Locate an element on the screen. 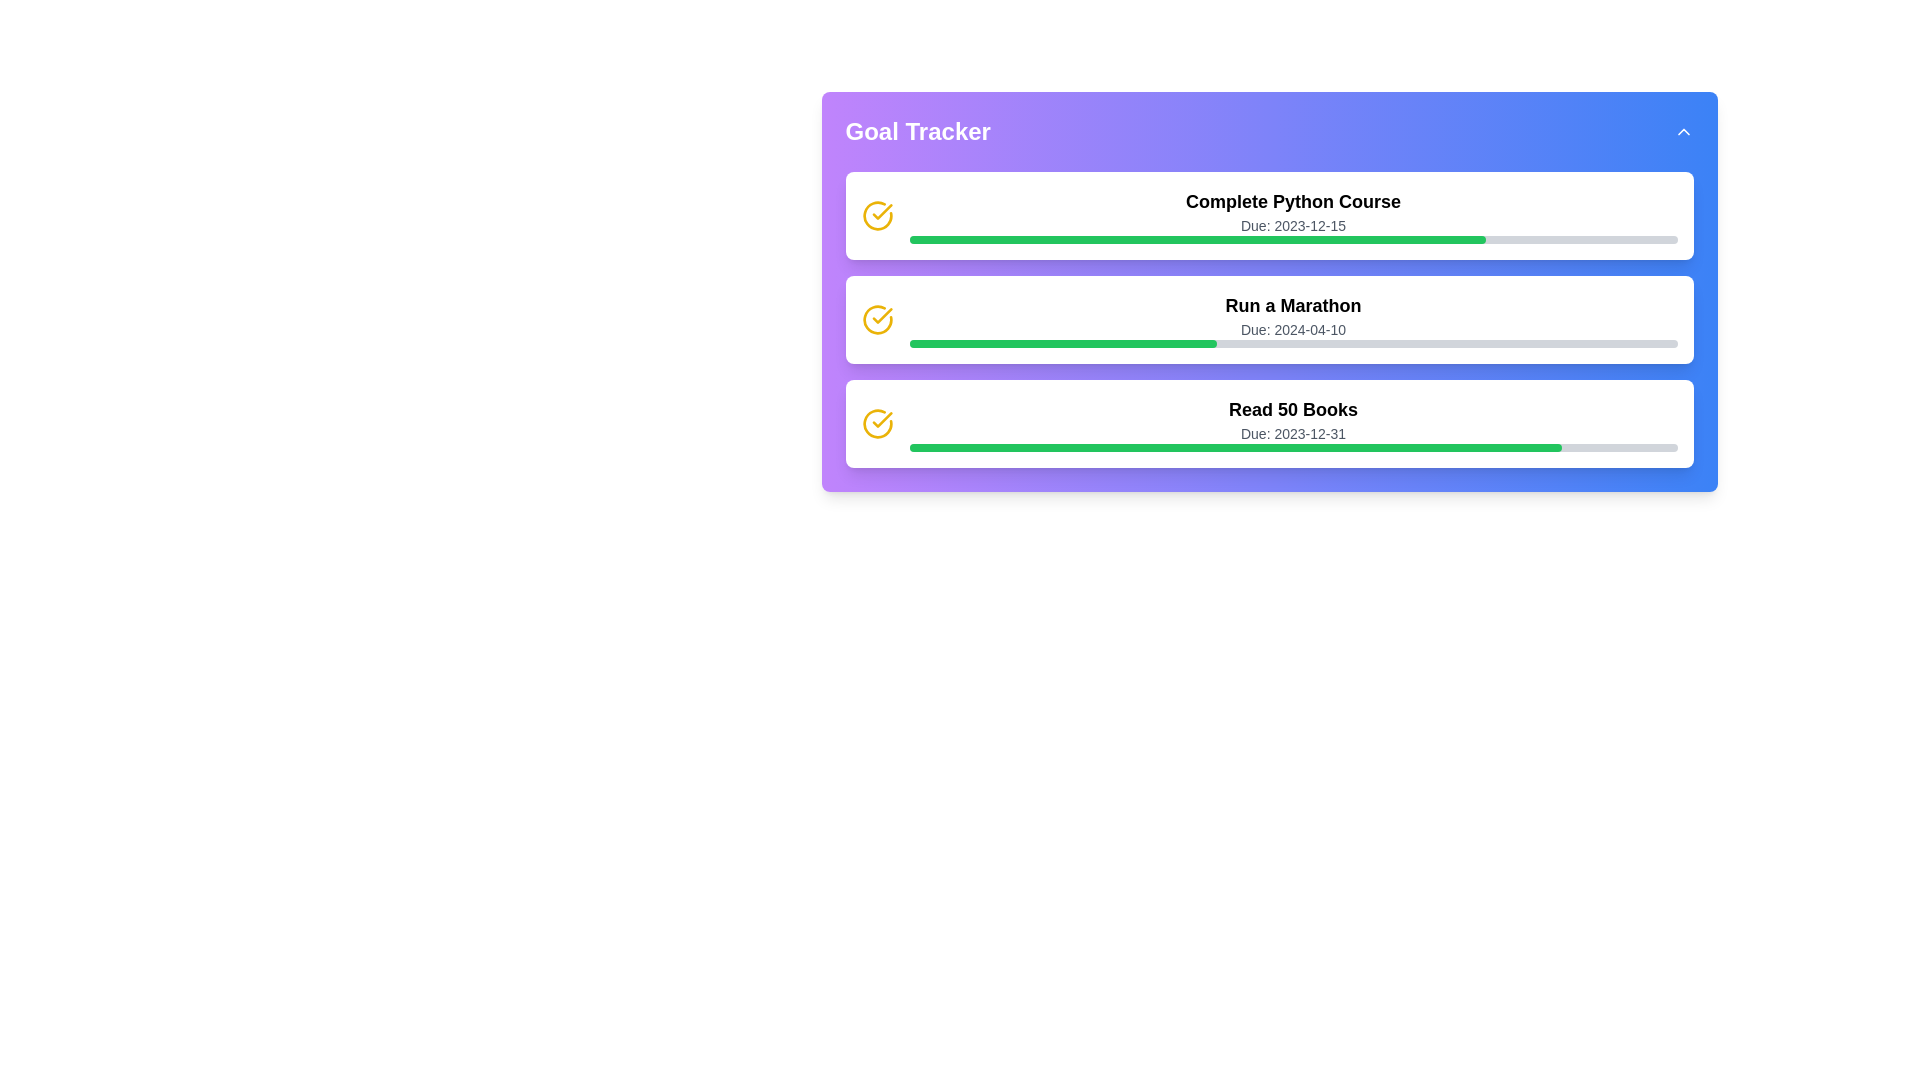 The height and width of the screenshot is (1080, 1920). the circular icon with a tick mark indicating the completion status of the 'Complete Python Course' goal is located at coordinates (877, 423).